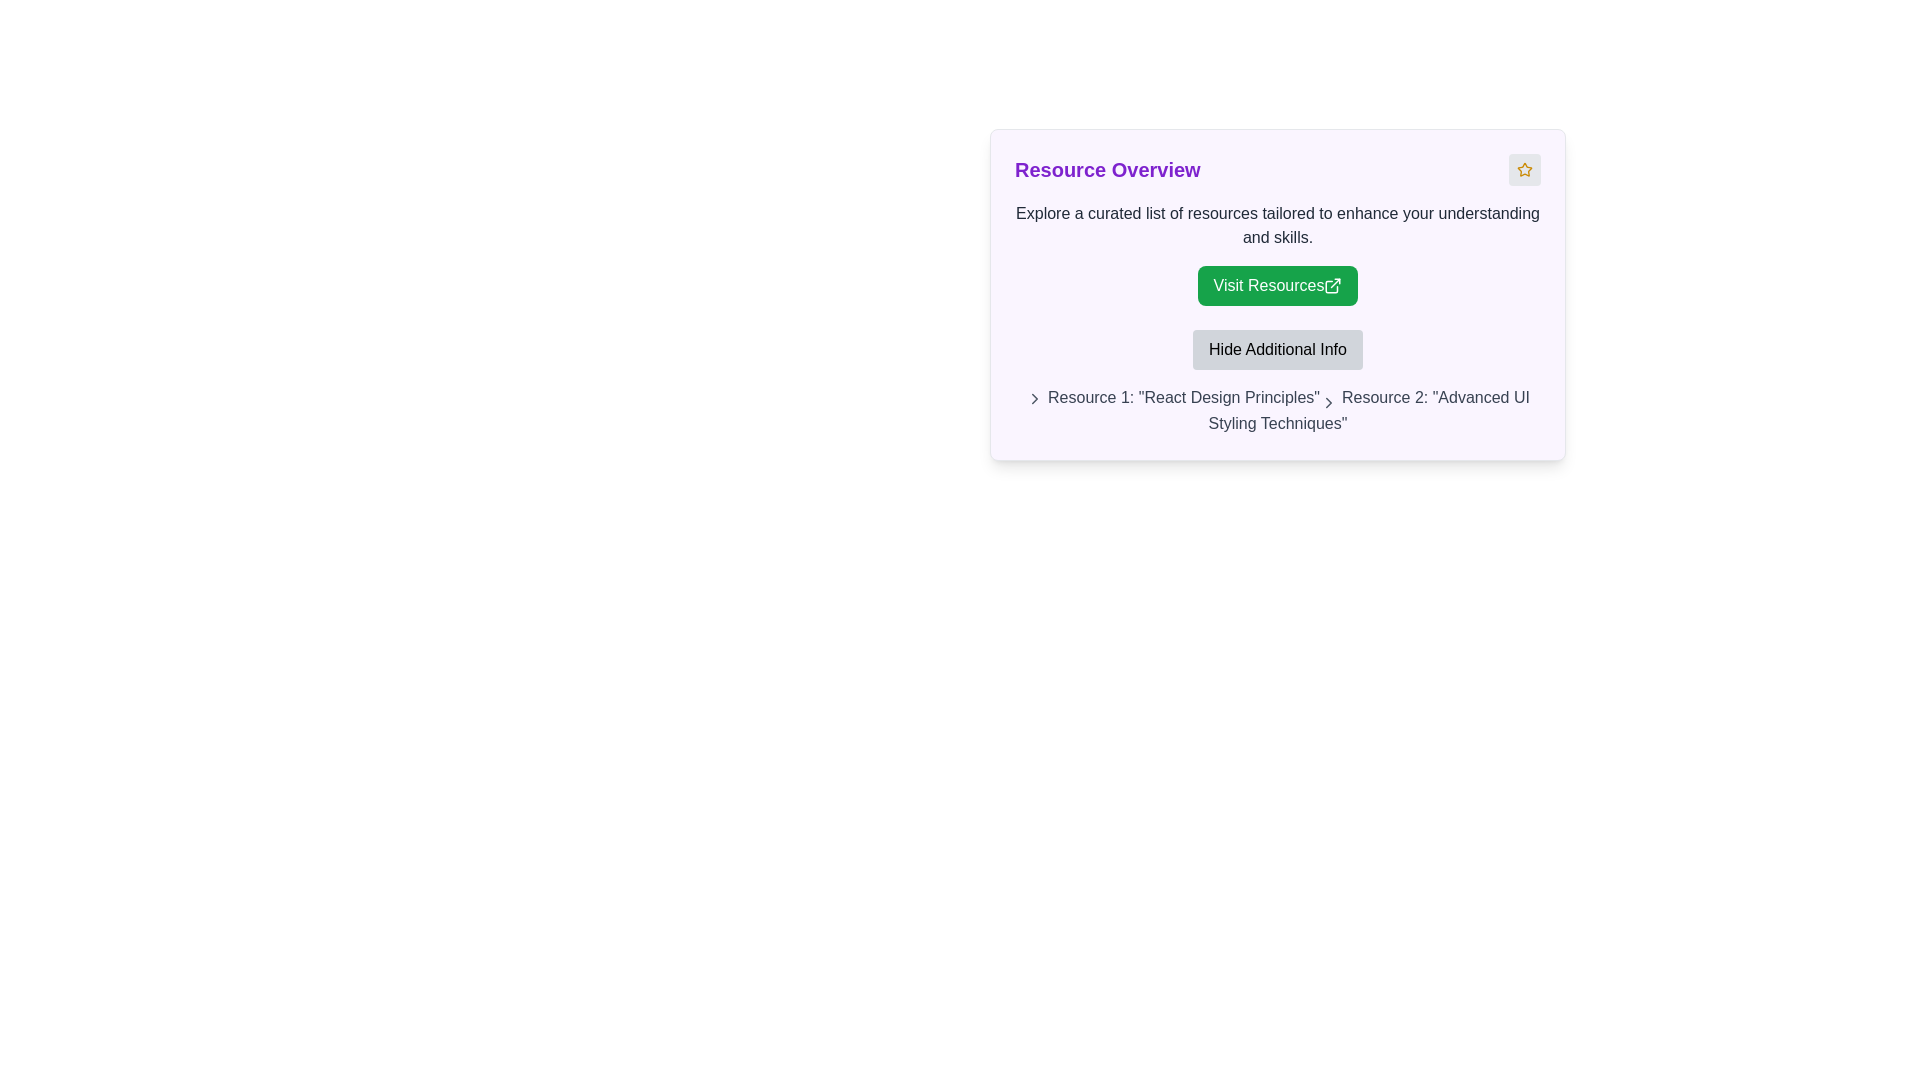 This screenshot has height=1080, width=1920. Describe the element at coordinates (1524, 168) in the screenshot. I see `the favorite icon located in the top-right corner of the card component to mark an item as starred or favored` at that location.